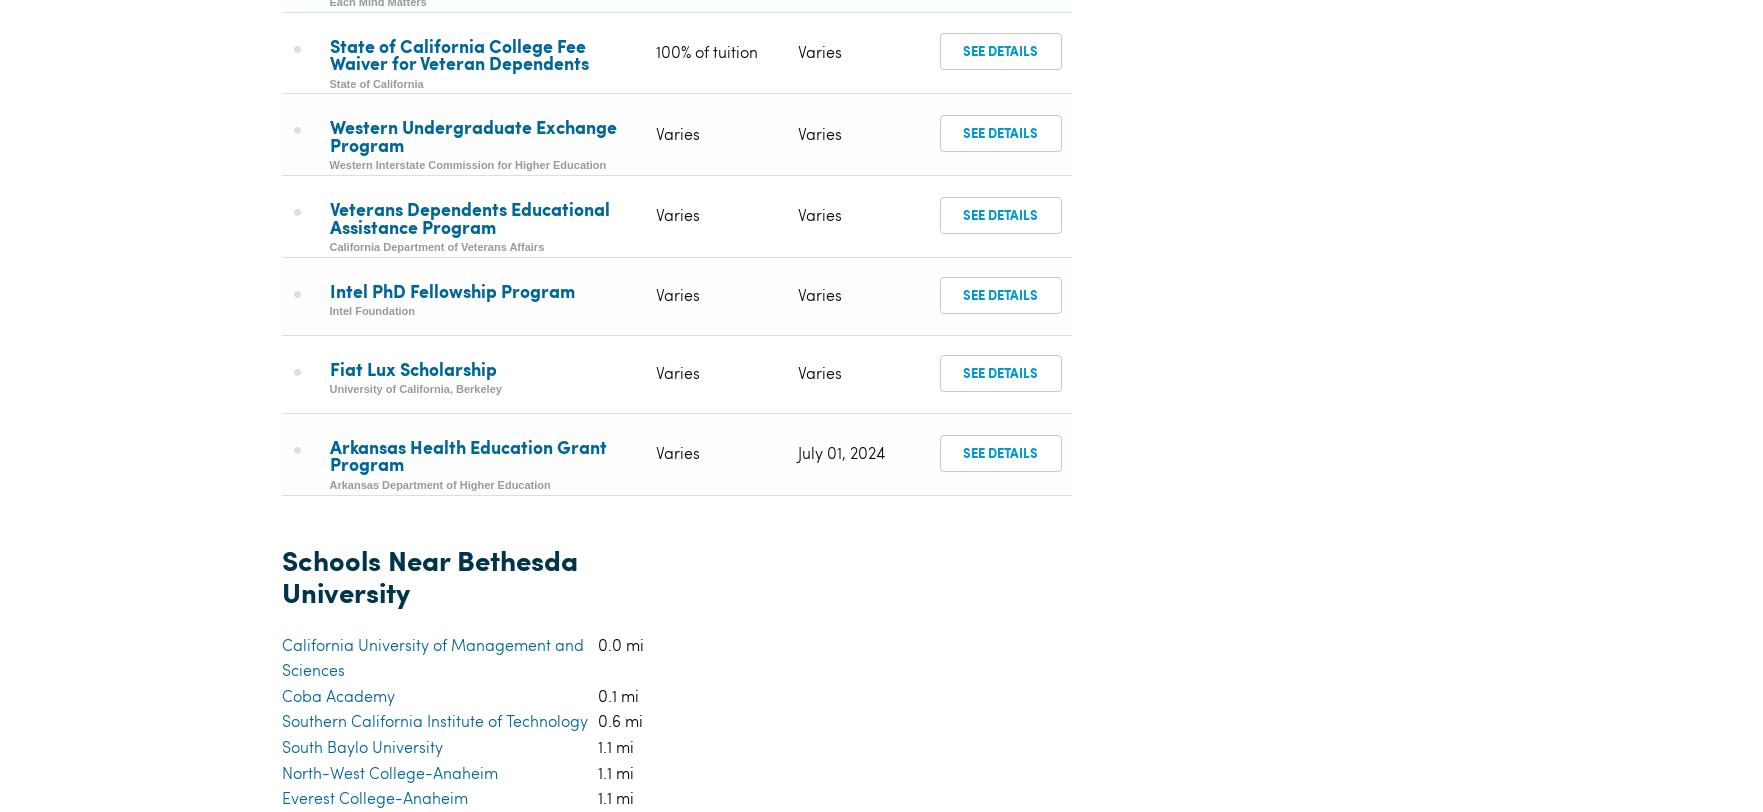 The image size is (1763, 812). I want to click on 'North-West College-Anaheim', so click(388, 367).